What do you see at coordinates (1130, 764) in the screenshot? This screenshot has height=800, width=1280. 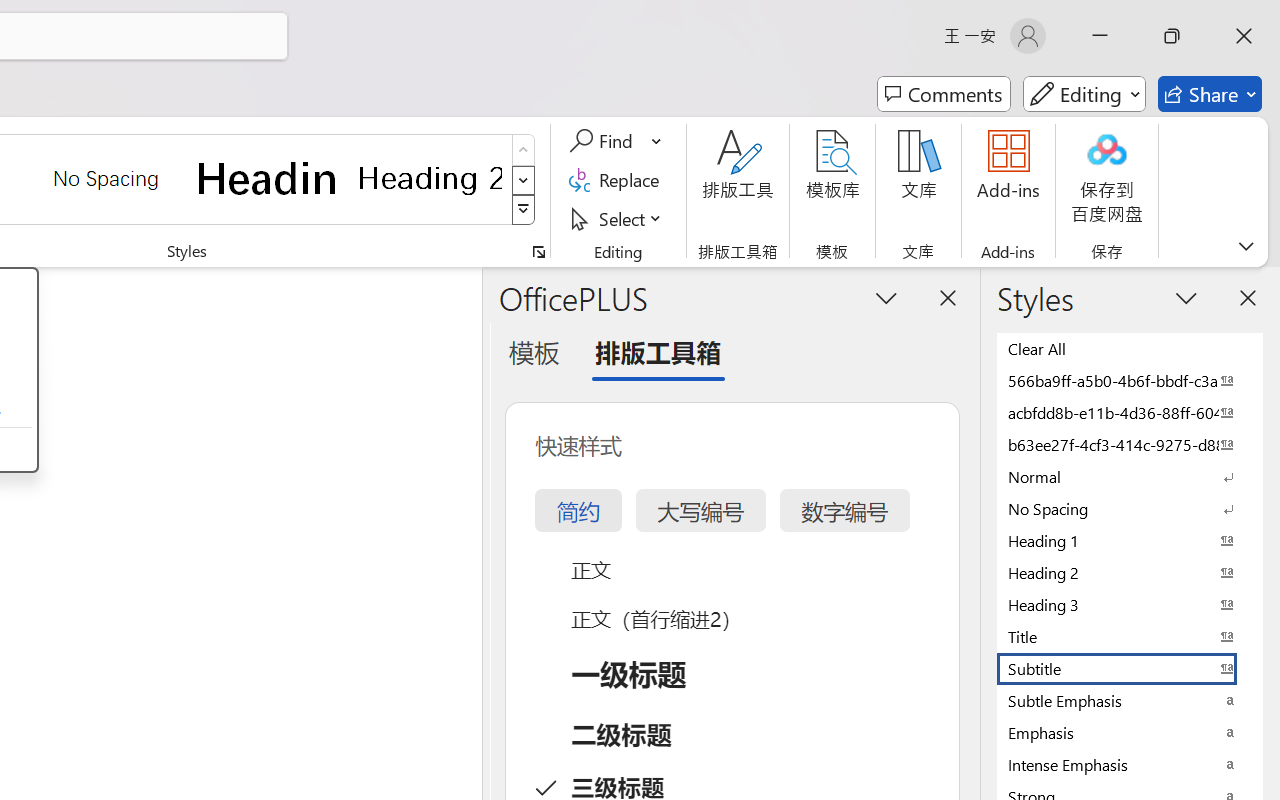 I see `'Intense Emphasis'` at bounding box center [1130, 764].